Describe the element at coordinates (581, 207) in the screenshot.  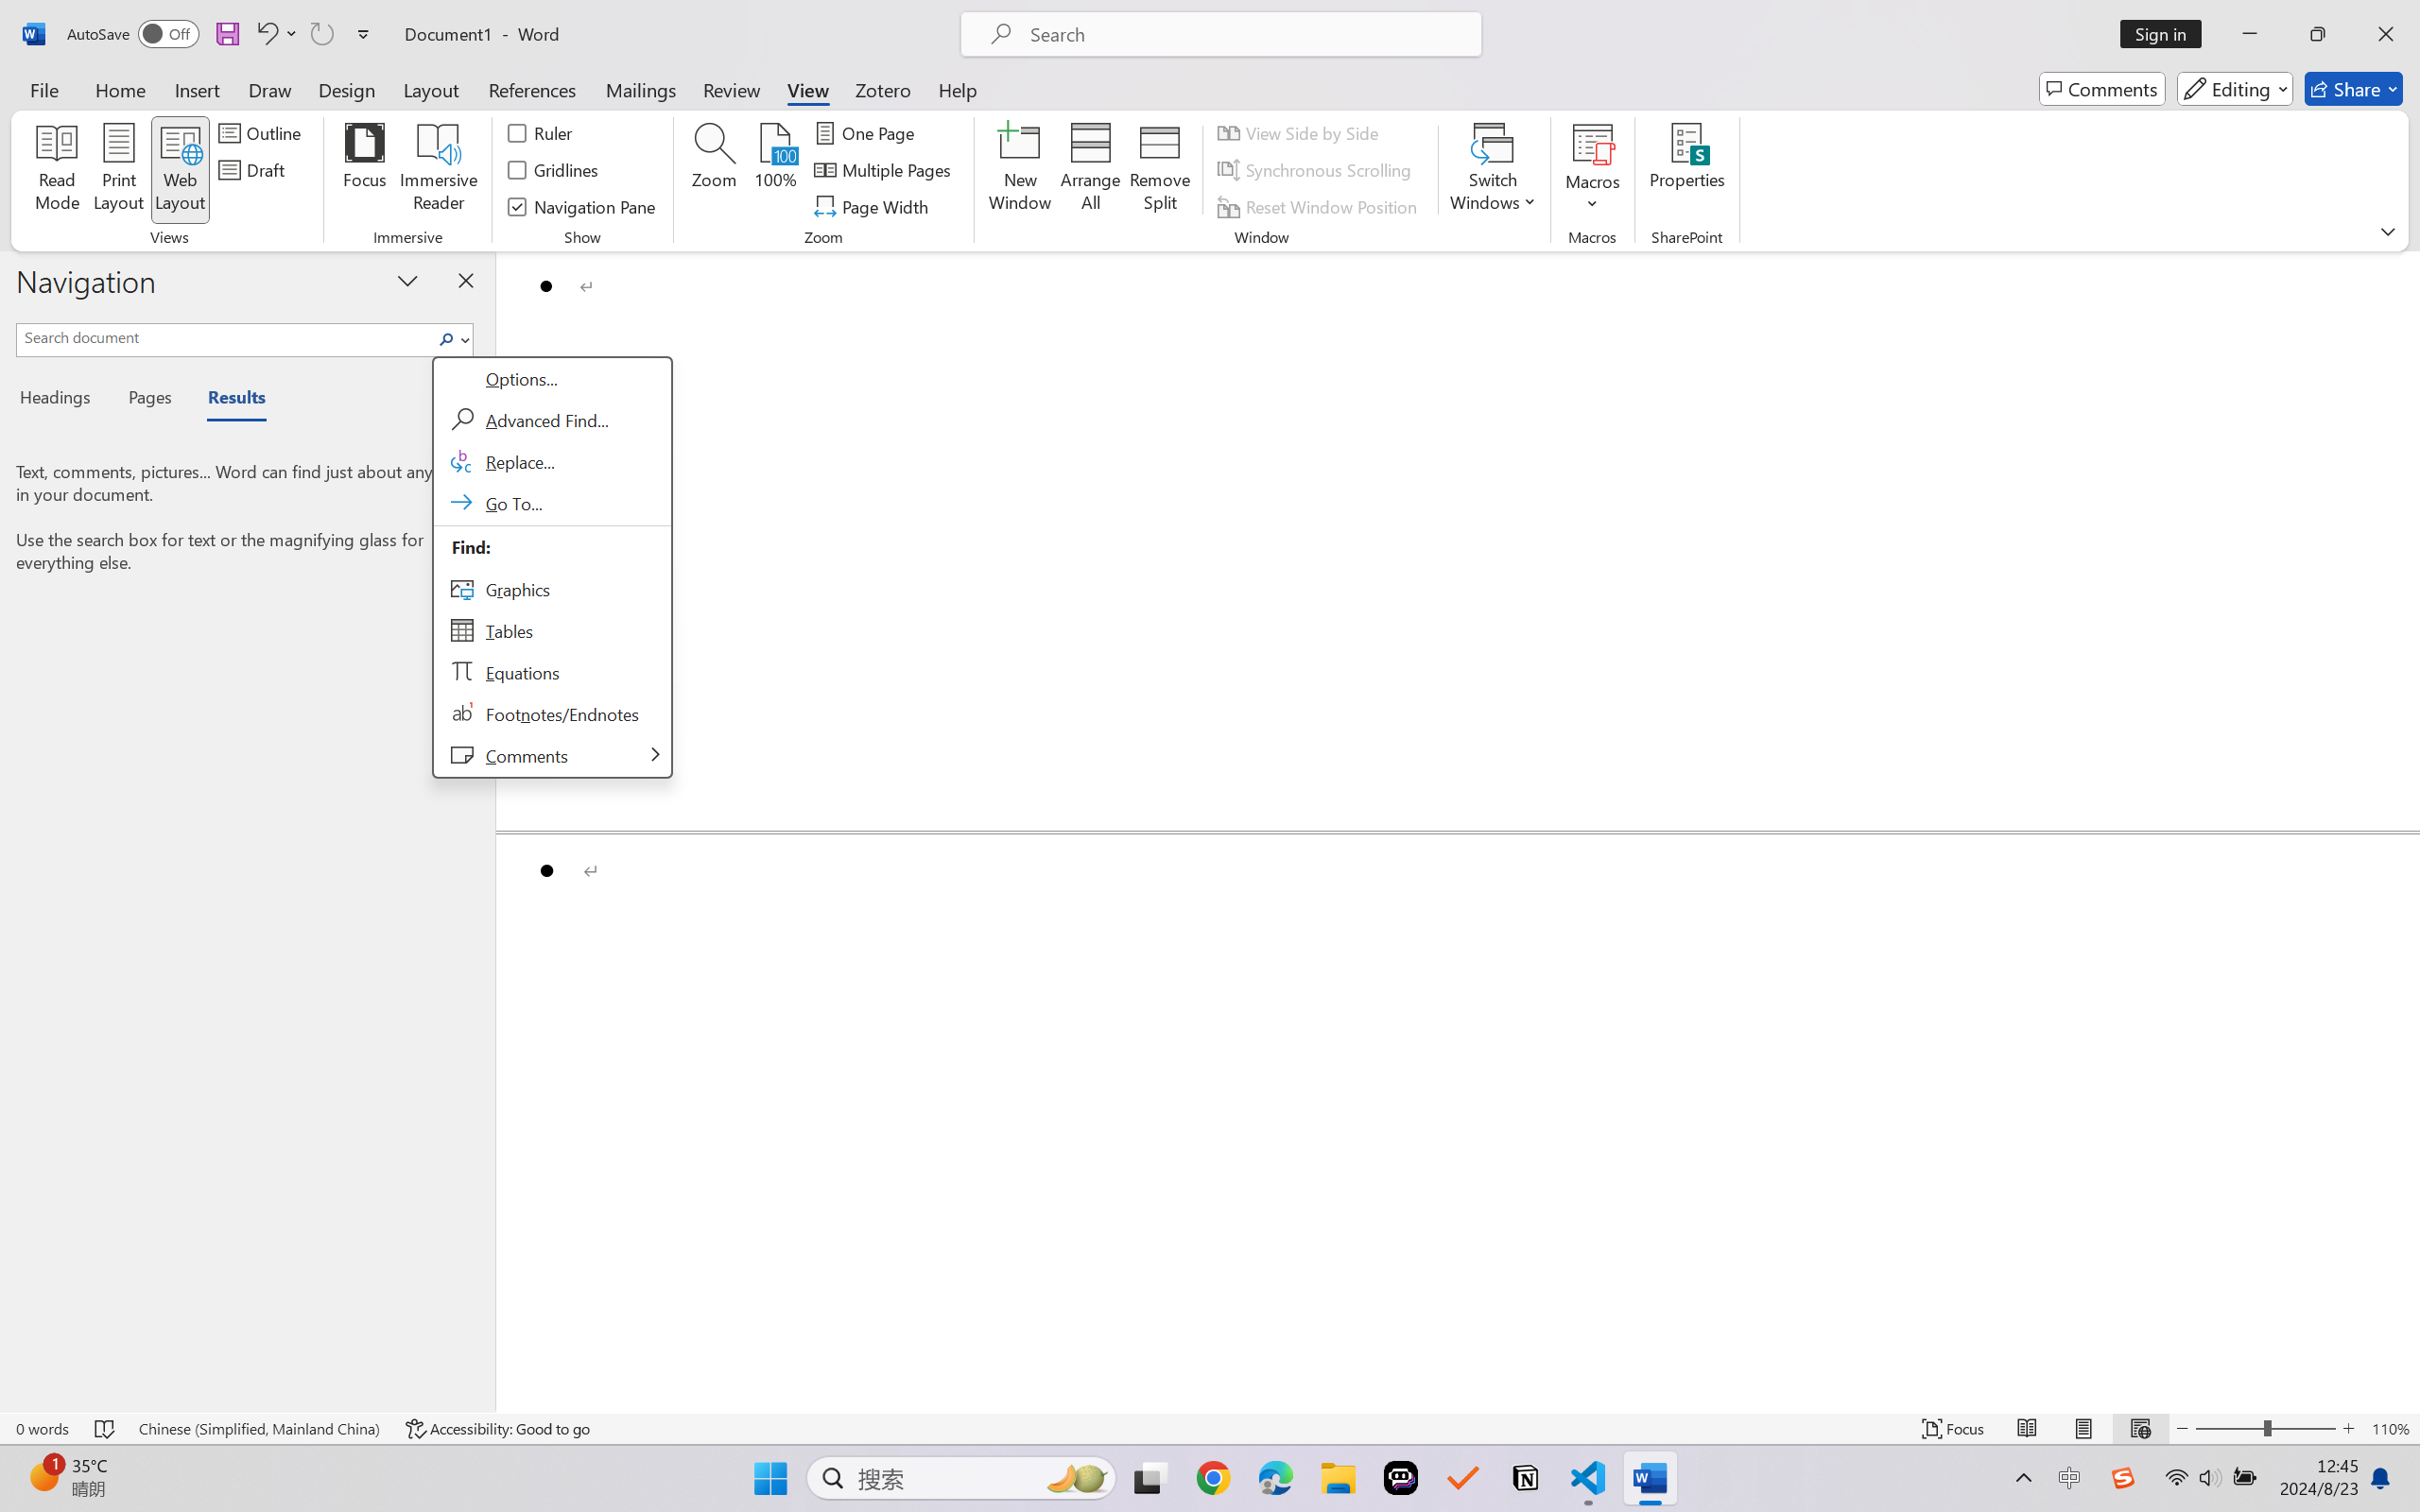
I see `'Navigation Pane'` at that location.